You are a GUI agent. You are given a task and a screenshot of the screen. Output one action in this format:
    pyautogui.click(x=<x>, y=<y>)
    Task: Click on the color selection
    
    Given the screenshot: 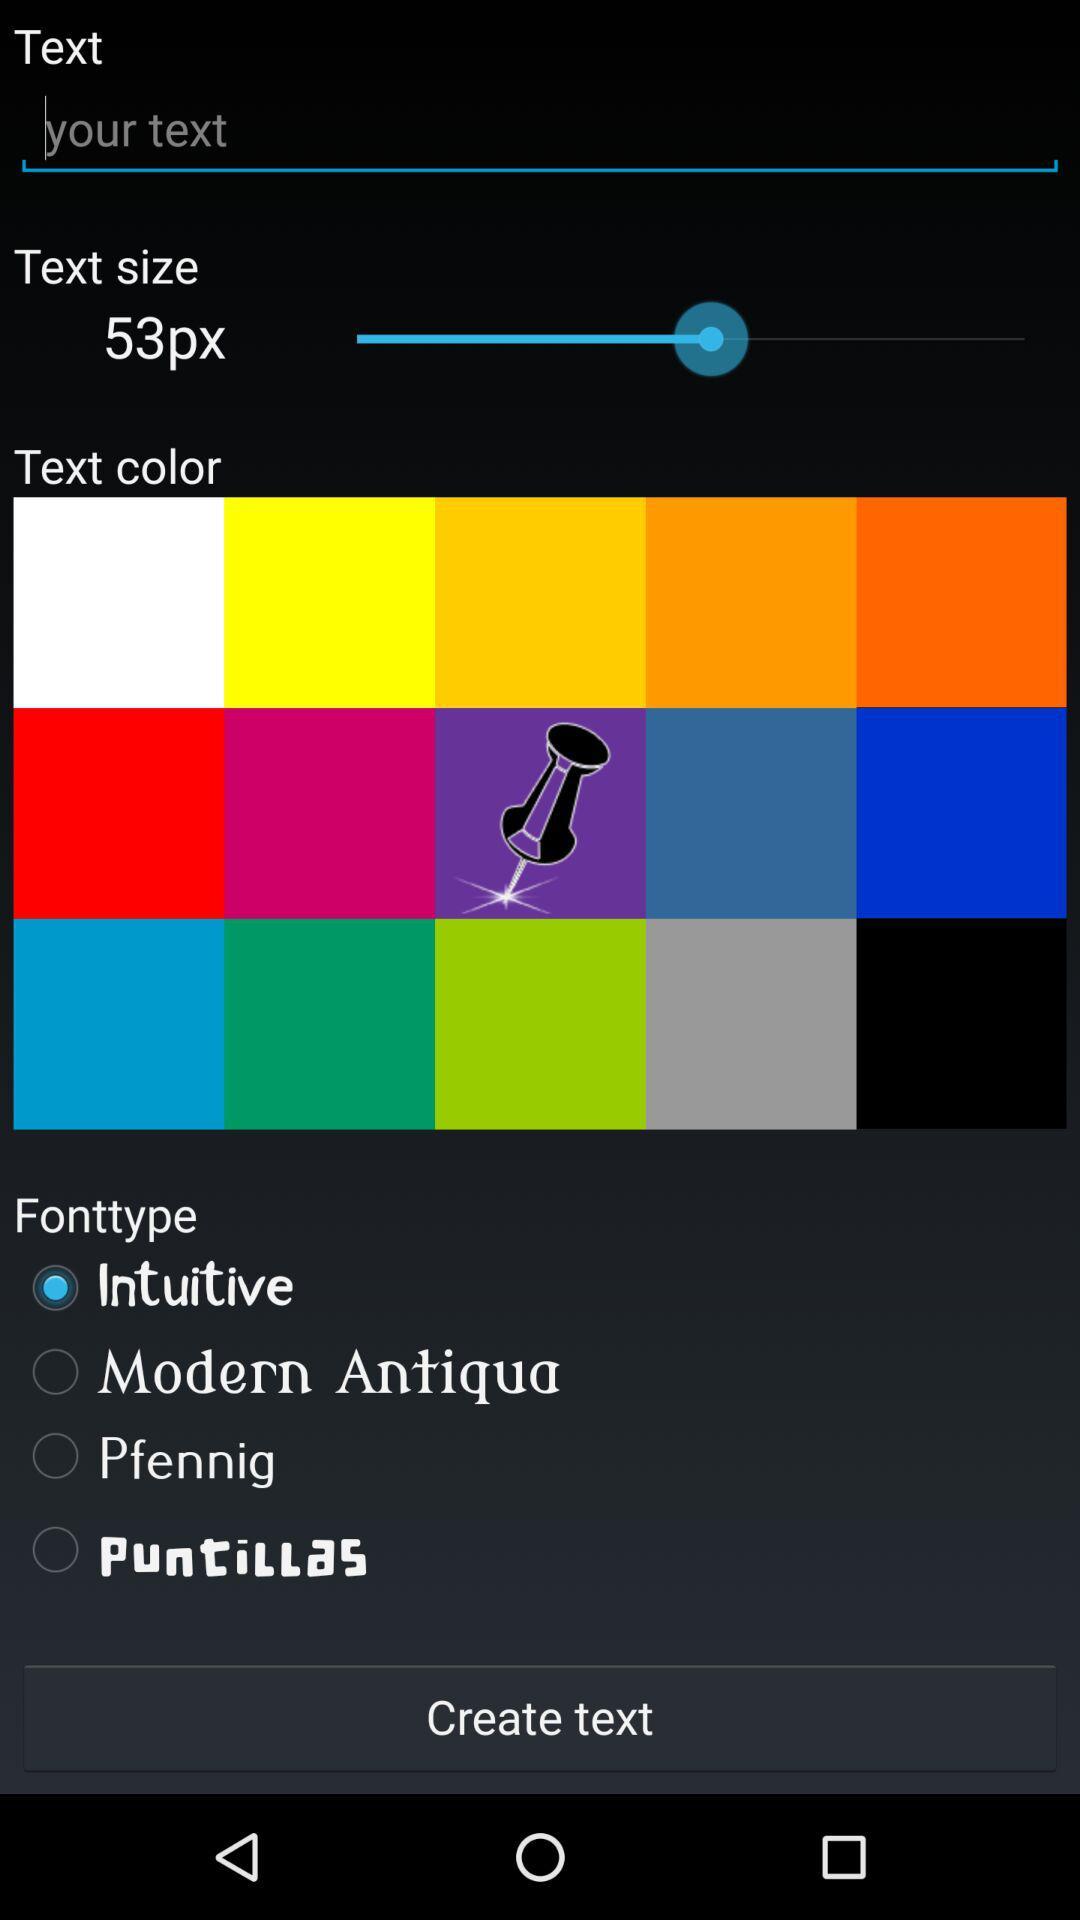 What is the action you would take?
    pyautogui.click(x=328, y=813)
    